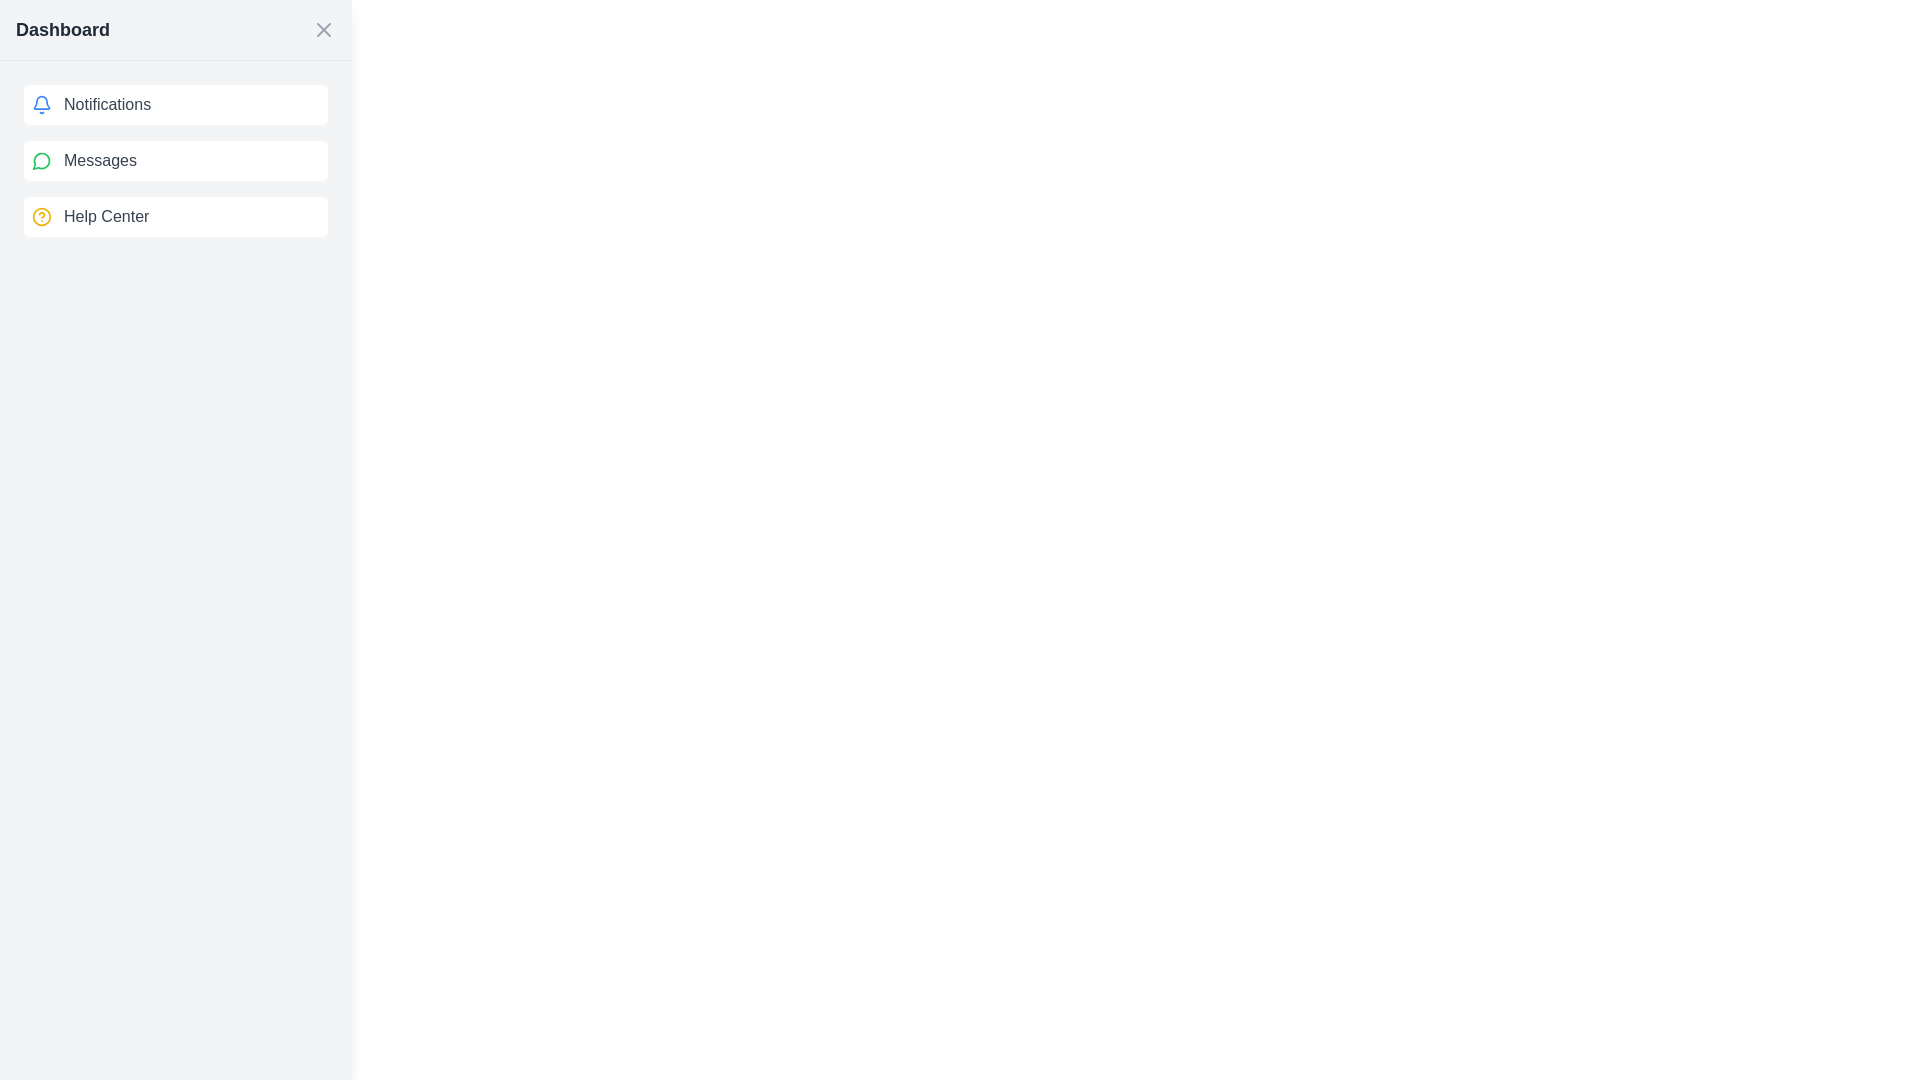  Describe the element at coordinates (176, 160) in the screenshot. I see `the second item in the sidebar menu that links to the Messages section` at that location.